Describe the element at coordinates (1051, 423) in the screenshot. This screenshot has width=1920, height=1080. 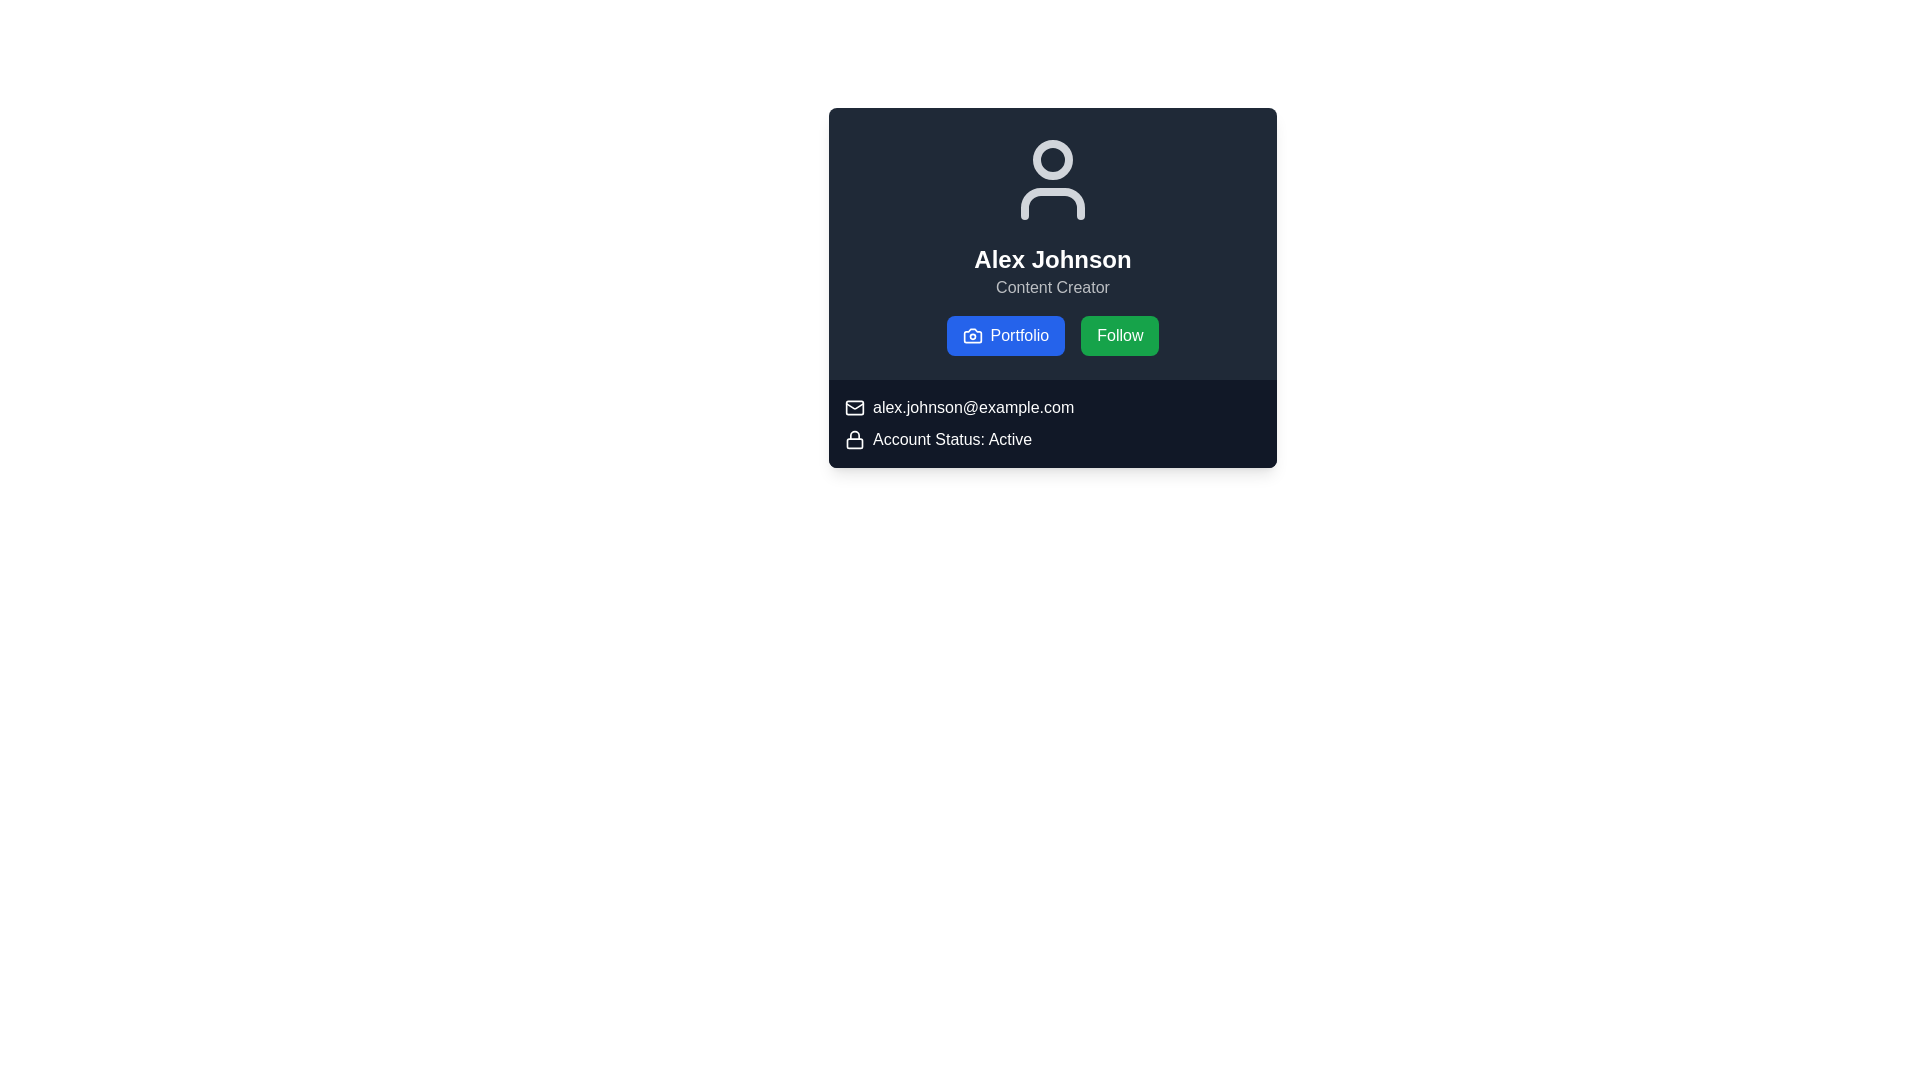
I see `the informational block element containing the email 'alex.johnson@example.com' and the text 'Account Status: Active' located at the bottom of the profile card` at that location.